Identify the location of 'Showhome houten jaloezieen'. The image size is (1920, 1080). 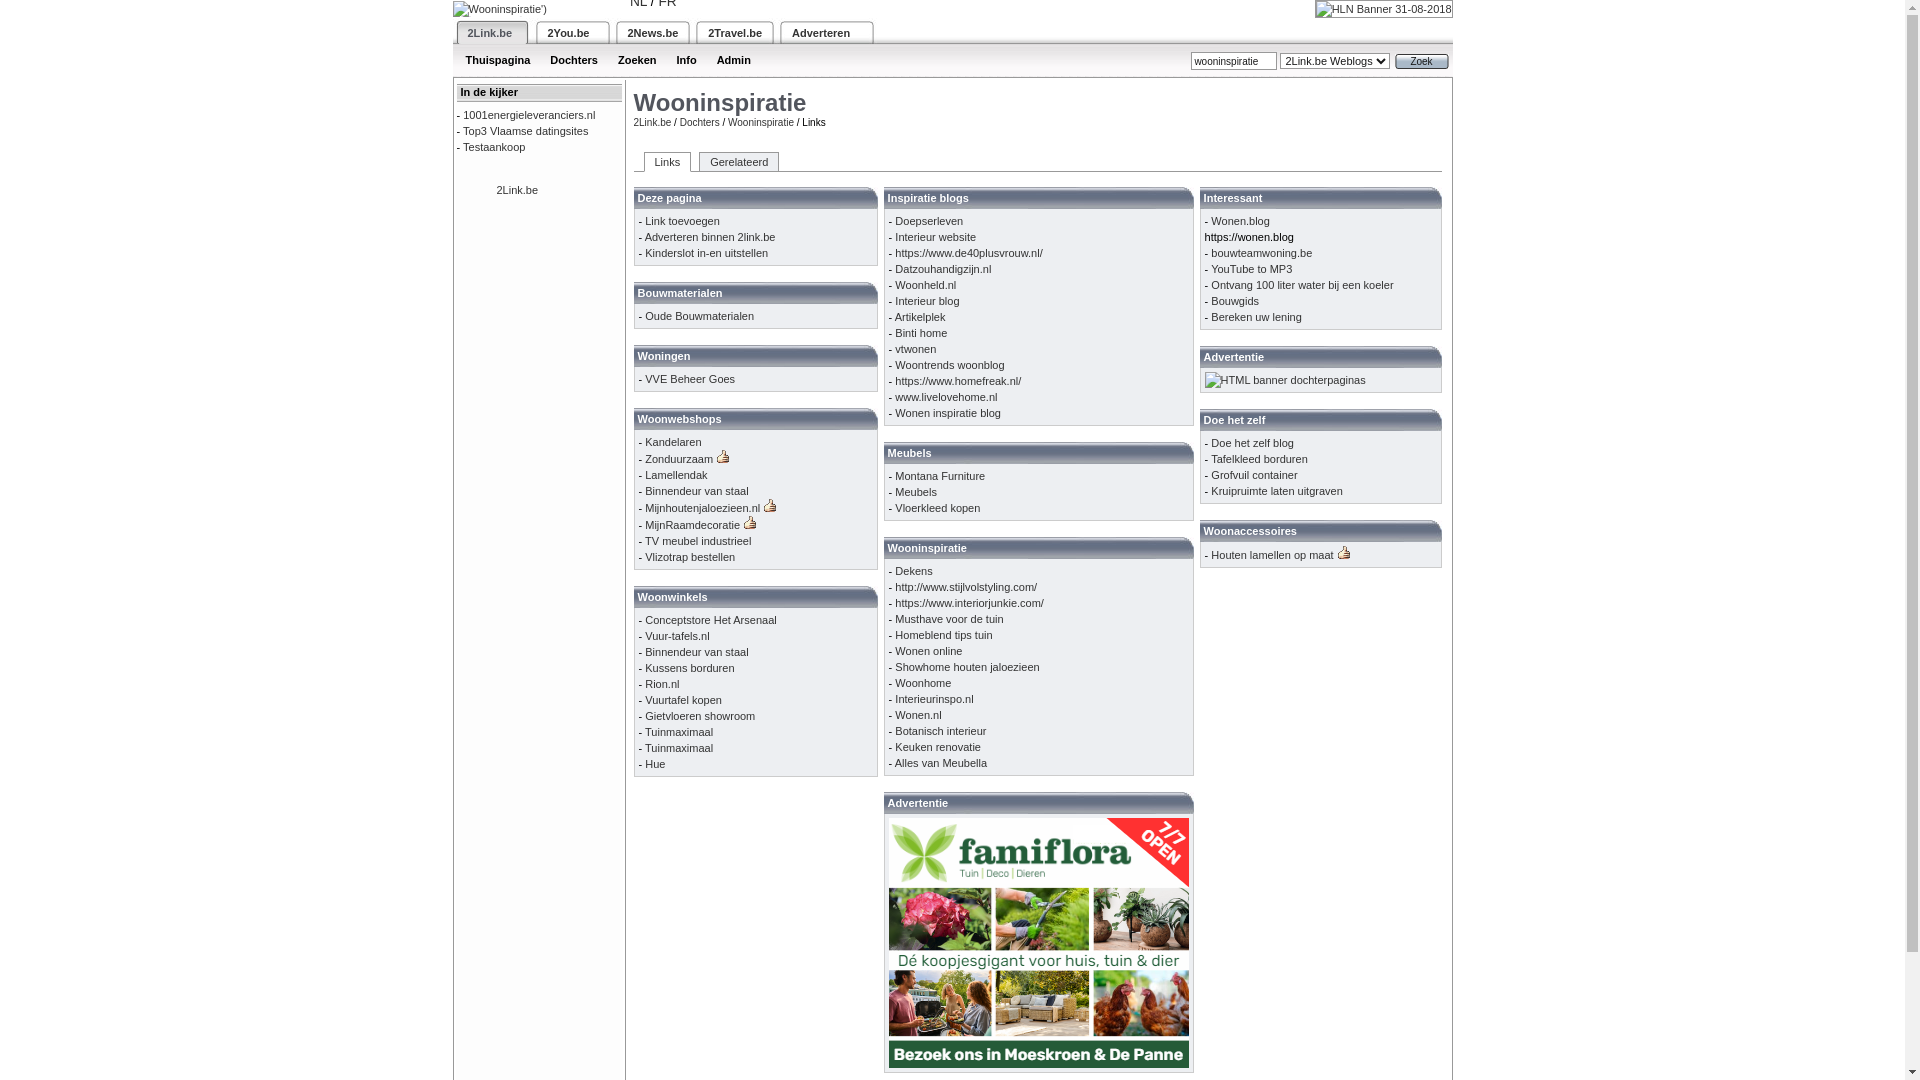
(966, 667).